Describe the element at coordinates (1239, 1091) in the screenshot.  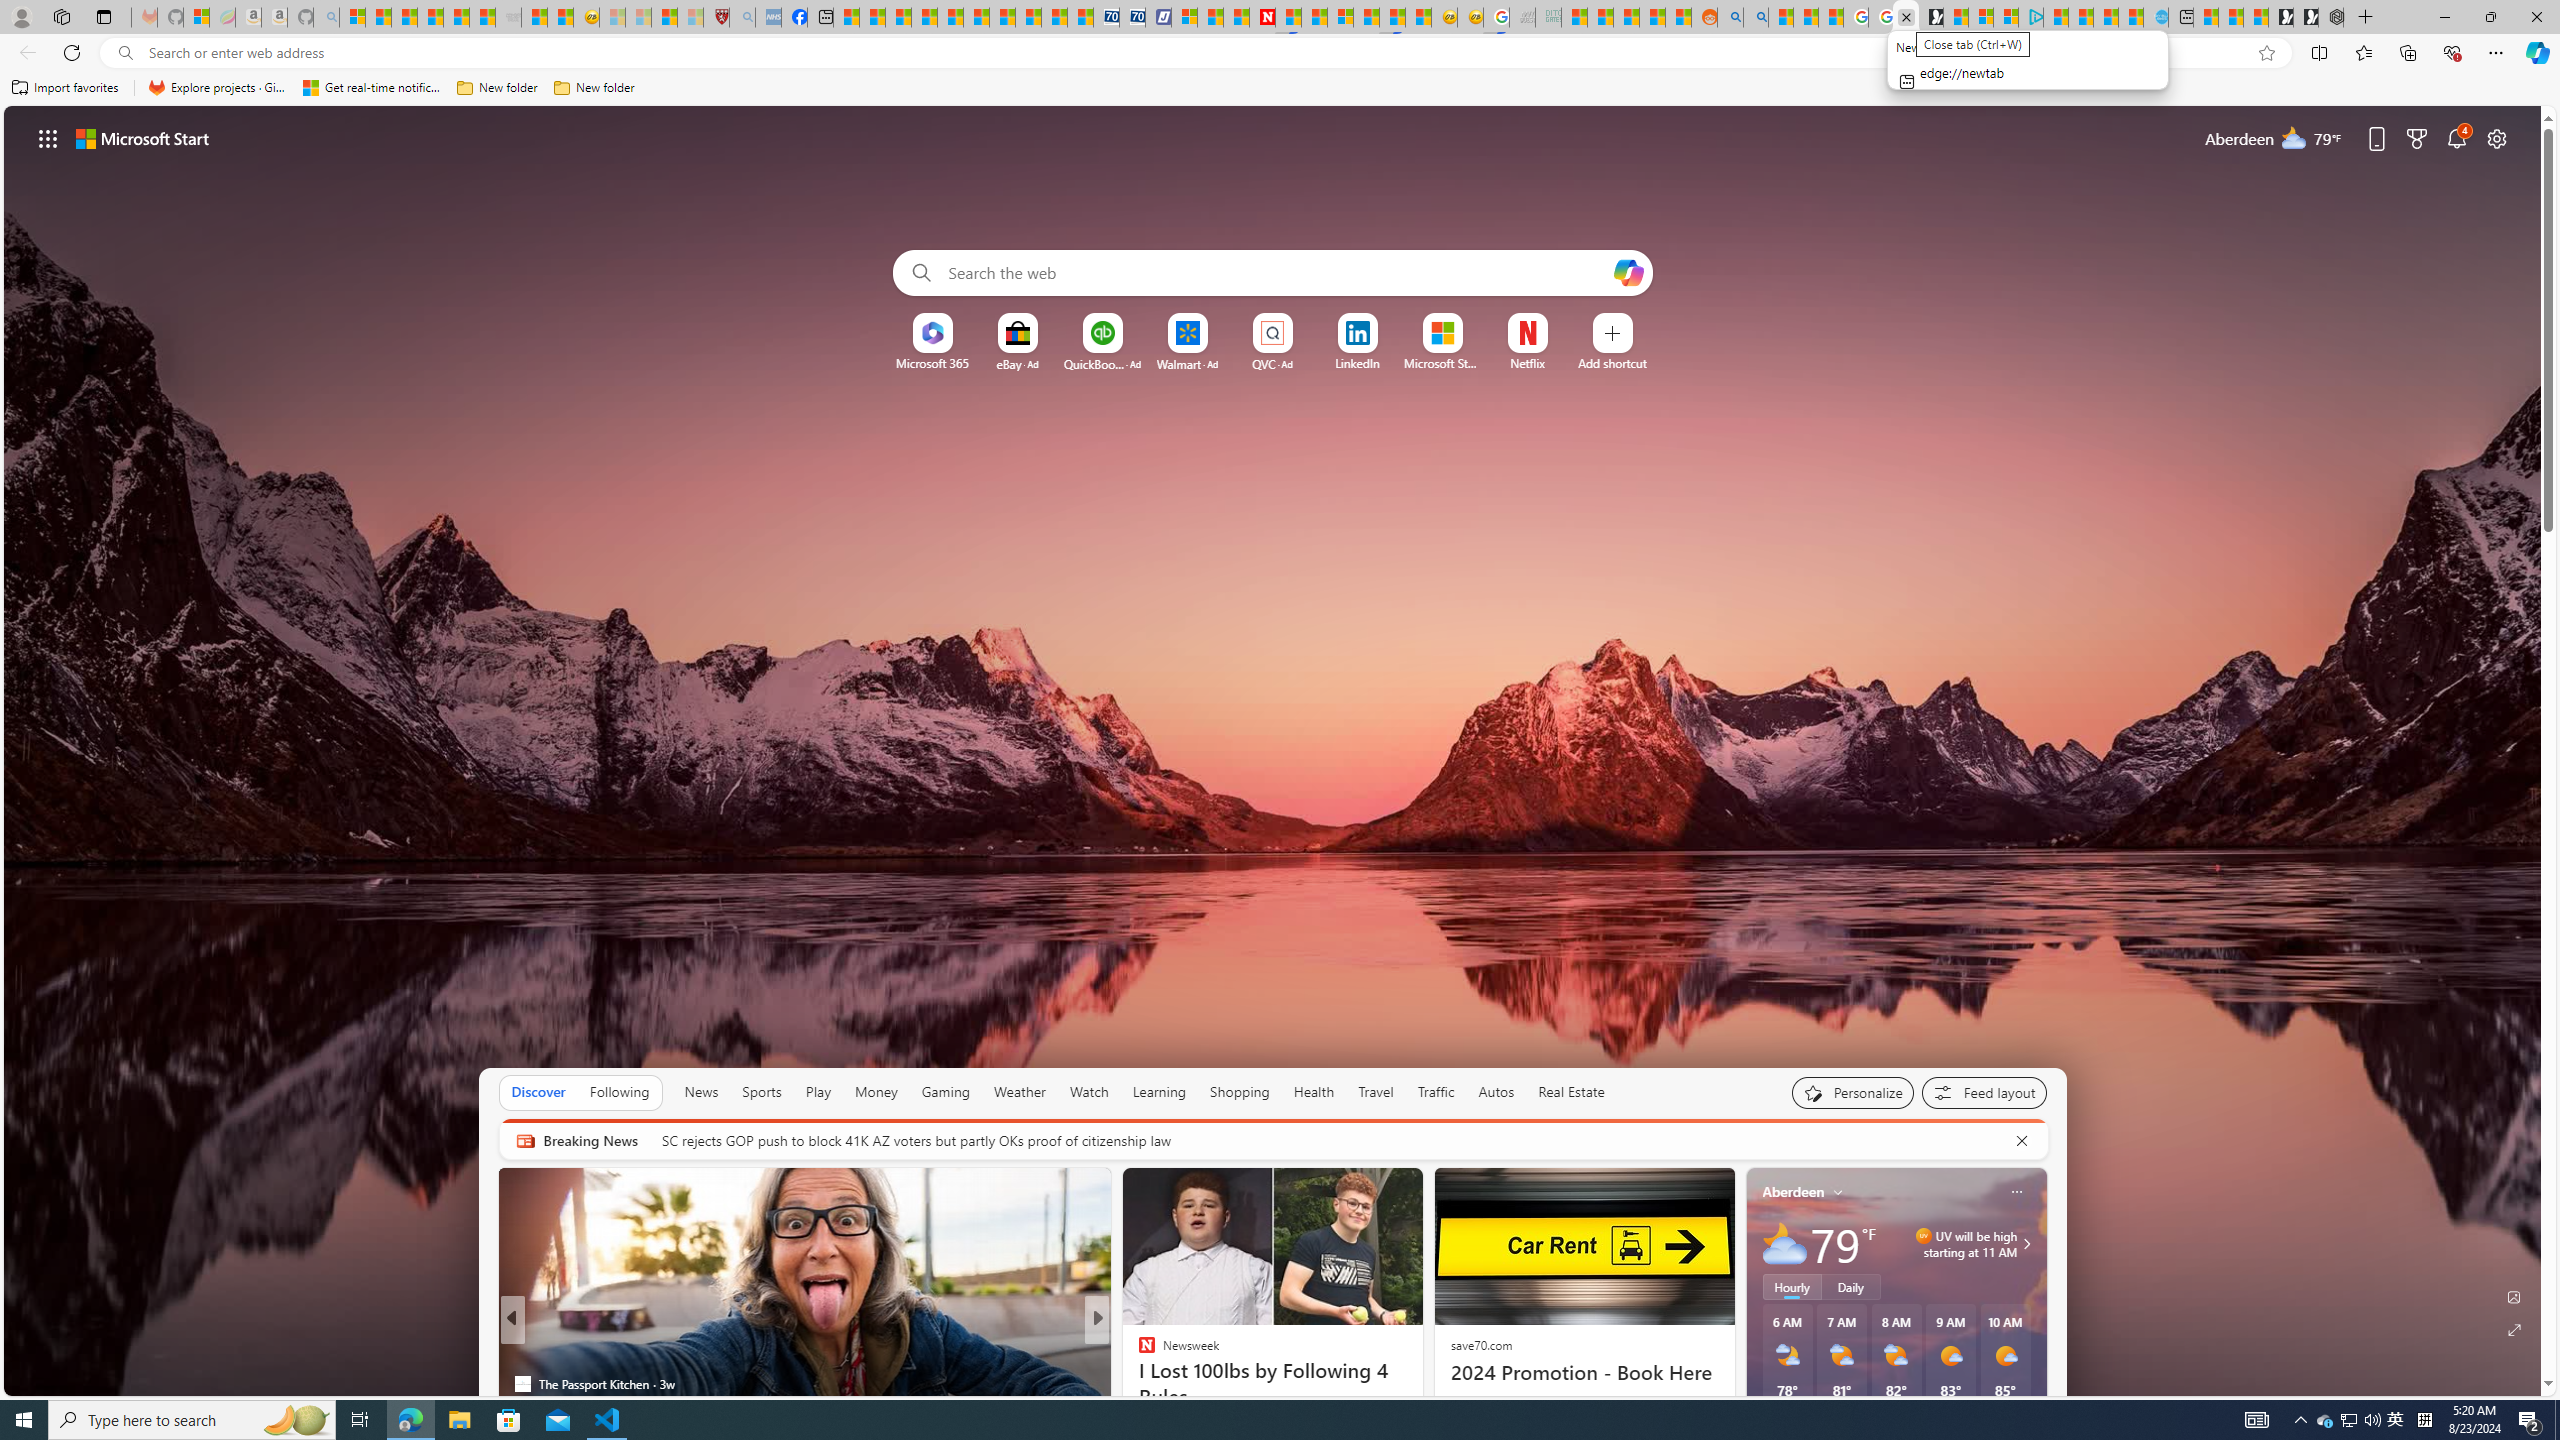
I see `'Shopping'` at that location.